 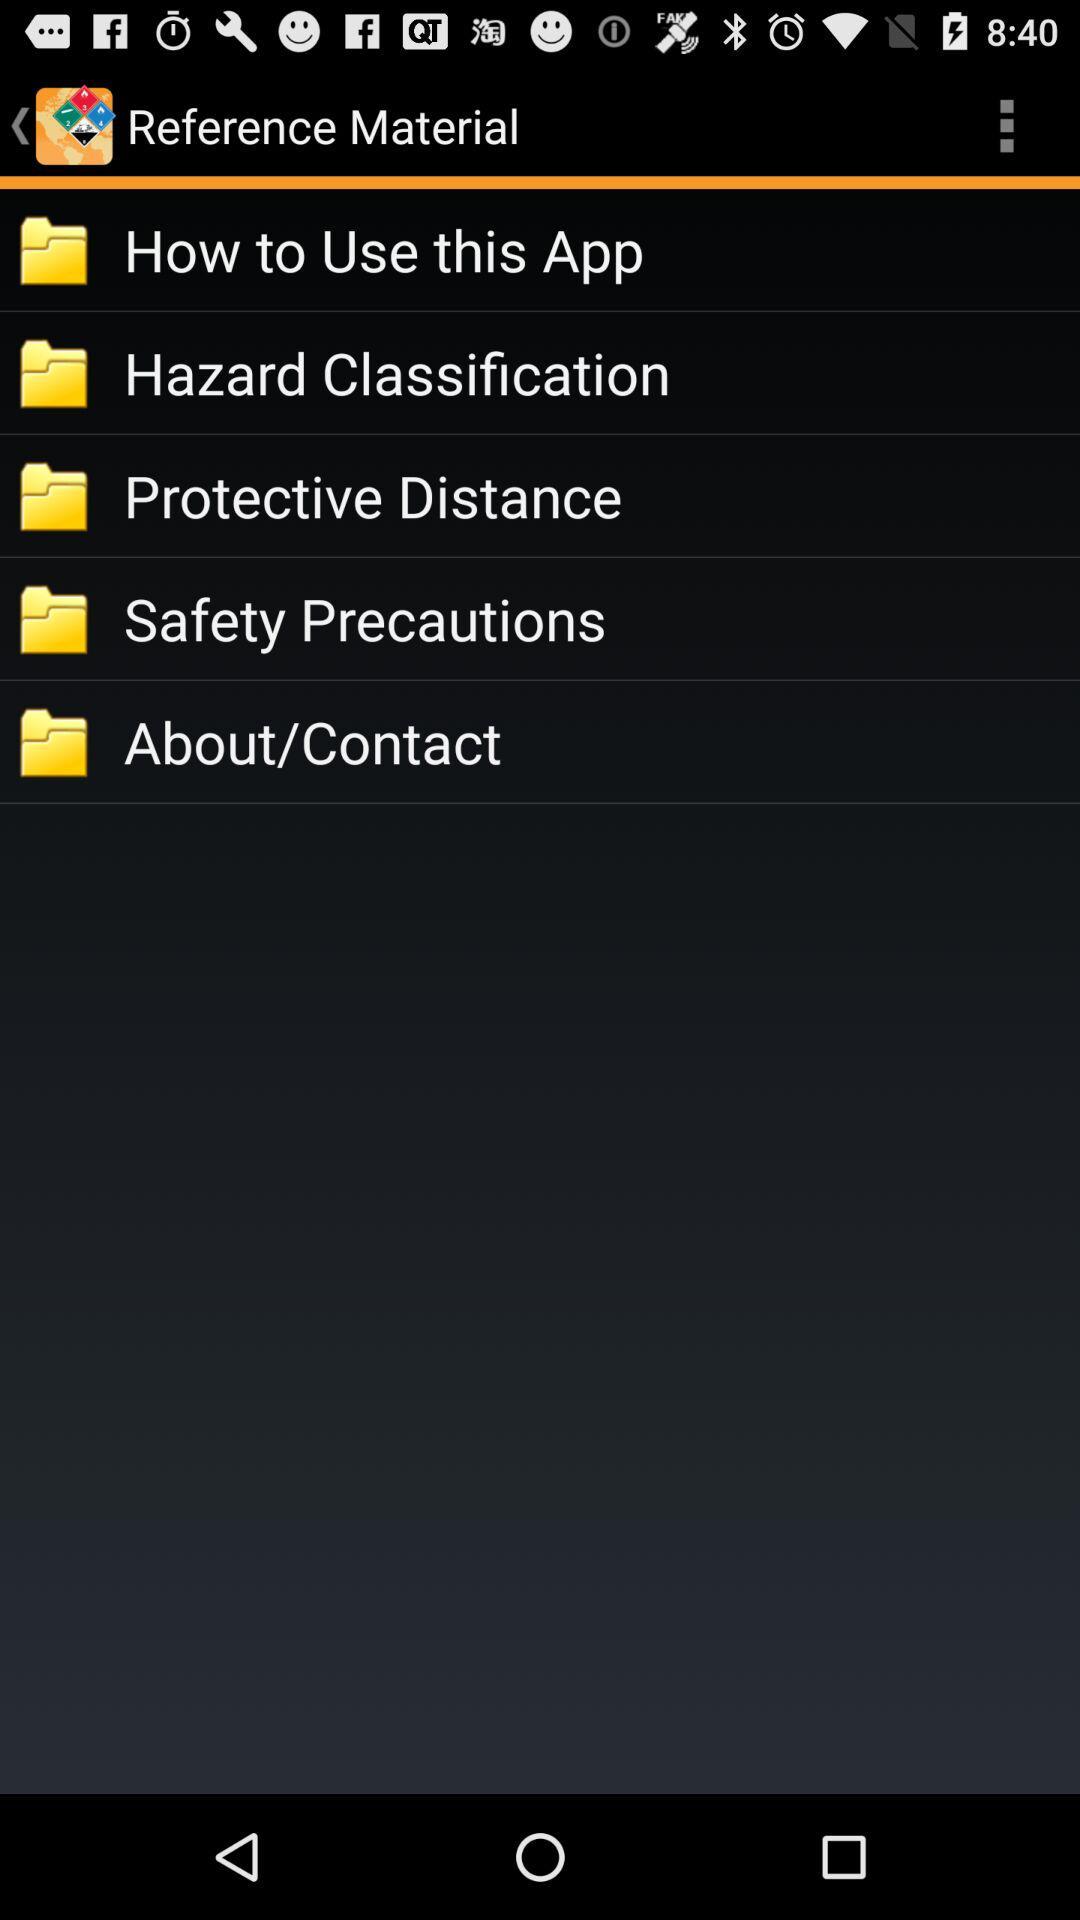 I want to click on protective distance app, so click(x=600, y=495).